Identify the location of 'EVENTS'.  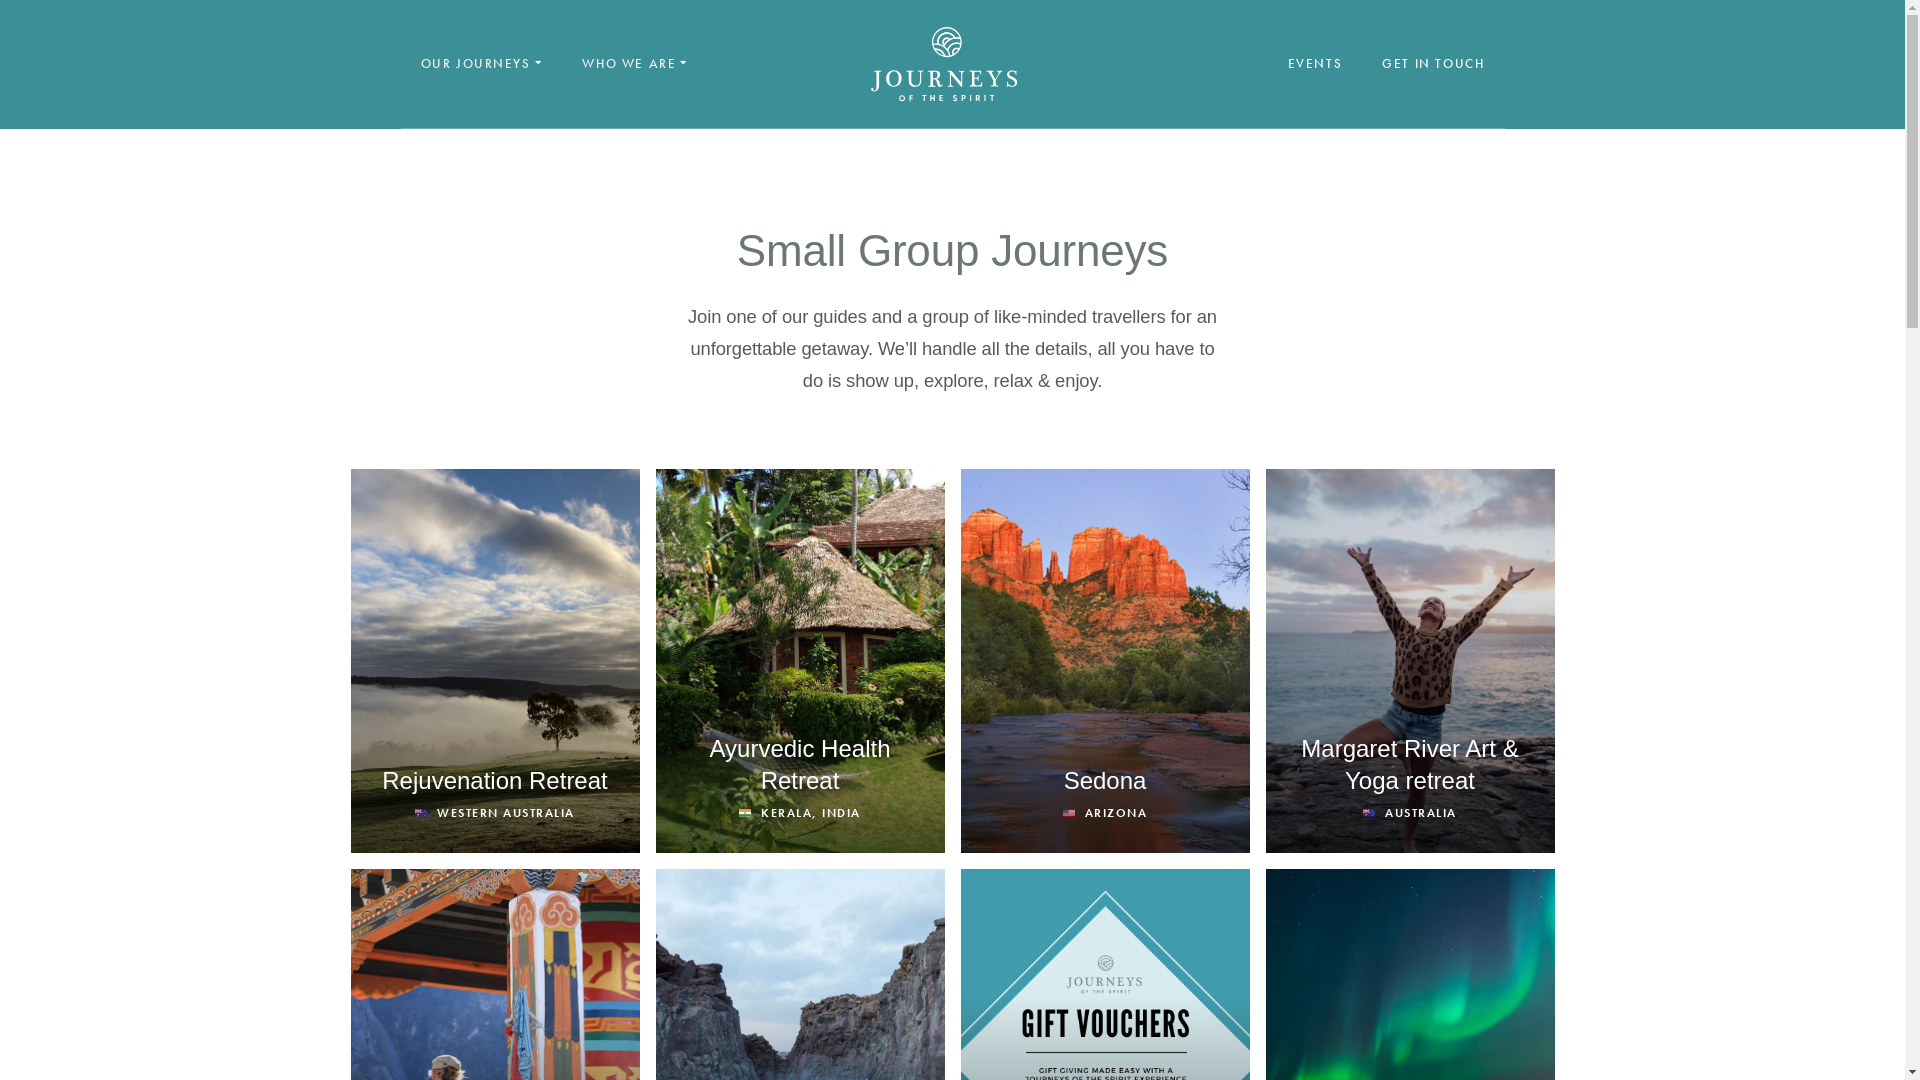
(1315, 63).